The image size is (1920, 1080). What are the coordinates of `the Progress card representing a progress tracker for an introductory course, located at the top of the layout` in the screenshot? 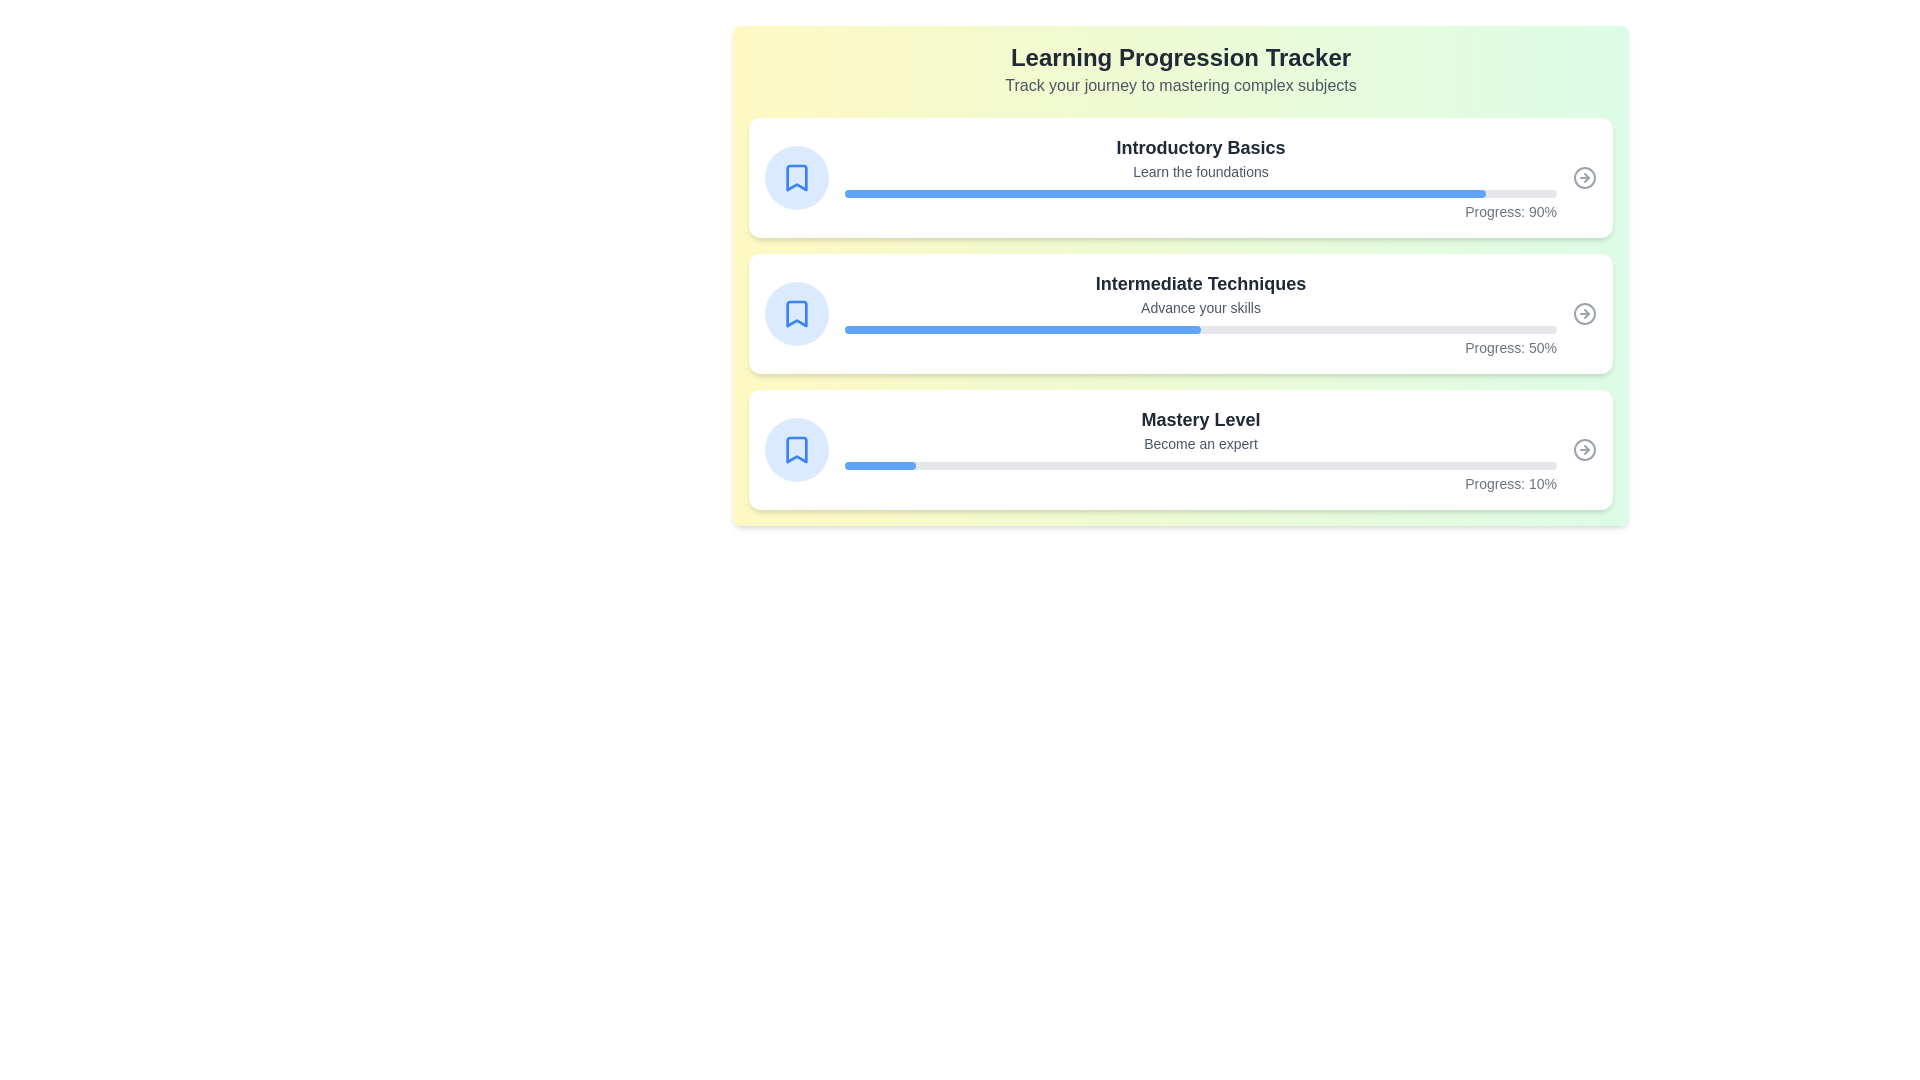 It's located at (1180, 176).